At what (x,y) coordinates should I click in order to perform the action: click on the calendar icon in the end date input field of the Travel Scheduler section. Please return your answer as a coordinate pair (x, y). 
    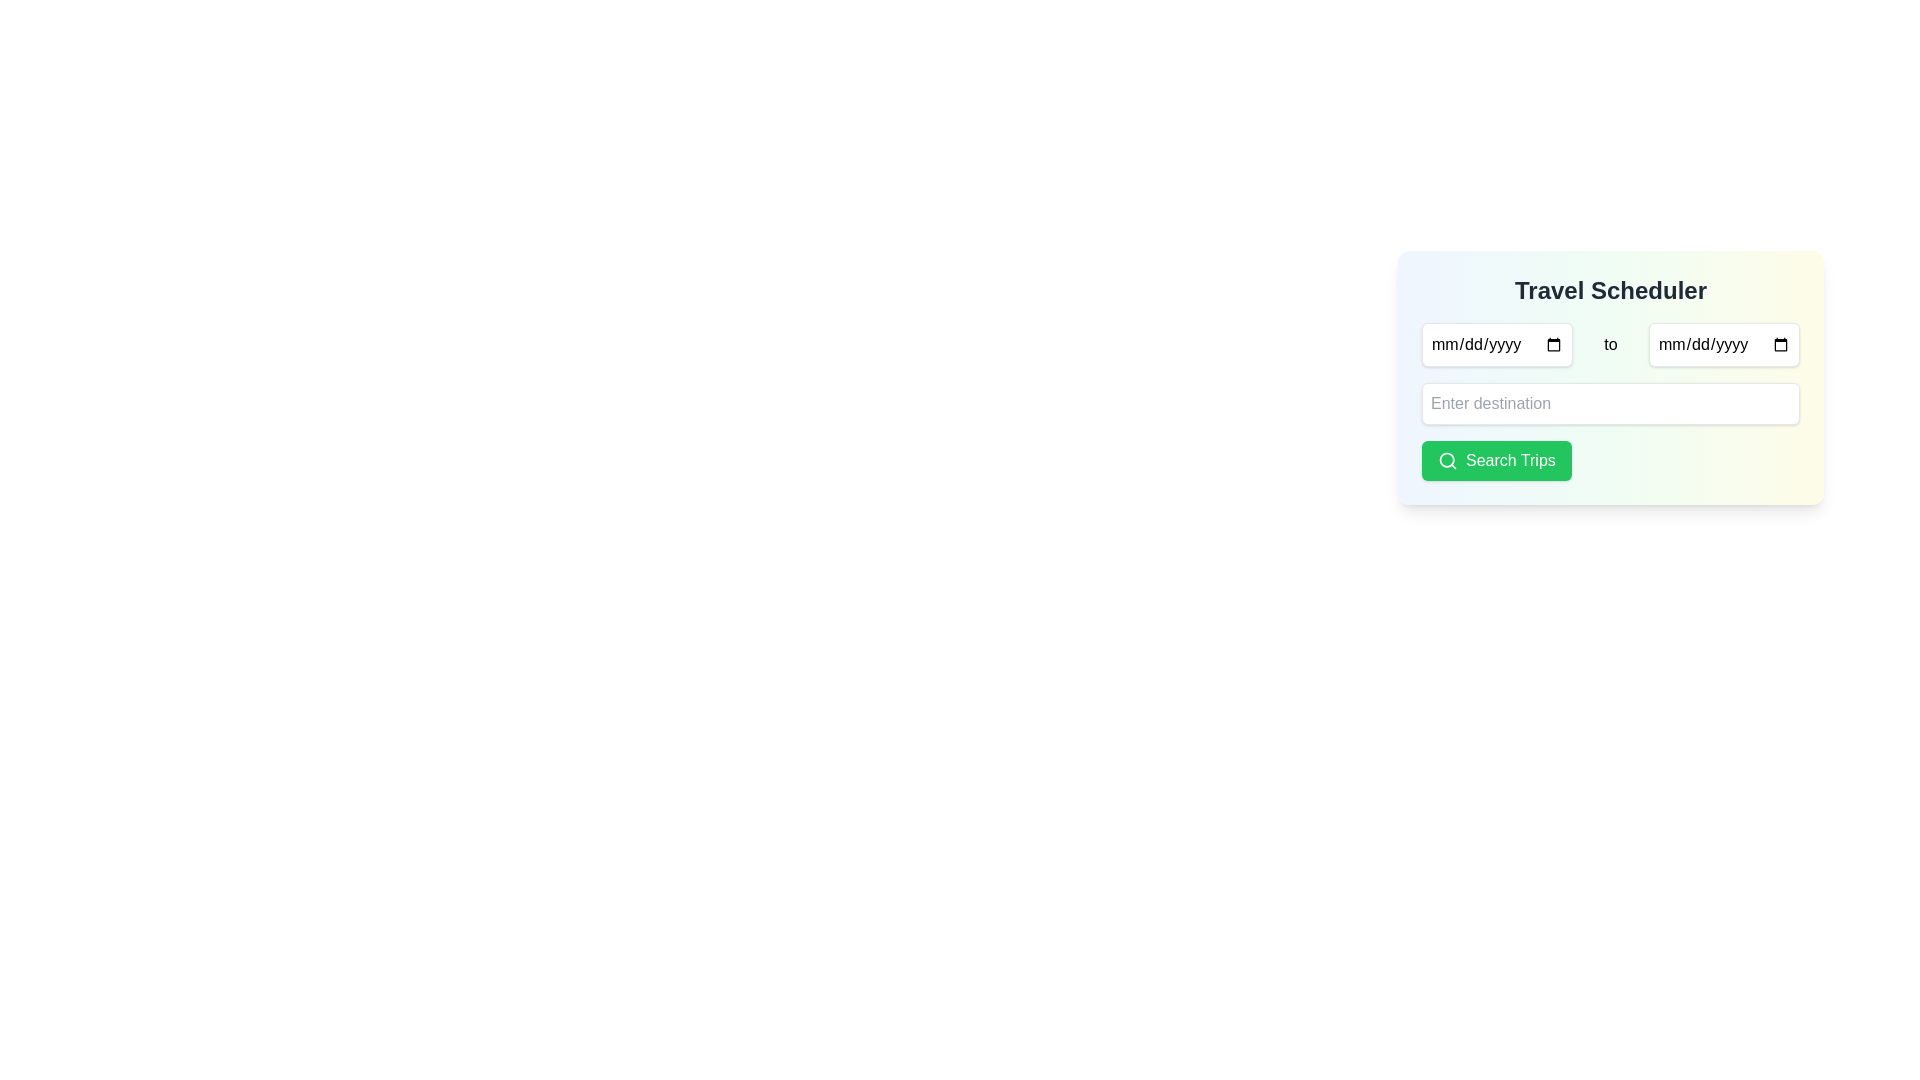
    Looking at the image, I should click on (1723, 343).